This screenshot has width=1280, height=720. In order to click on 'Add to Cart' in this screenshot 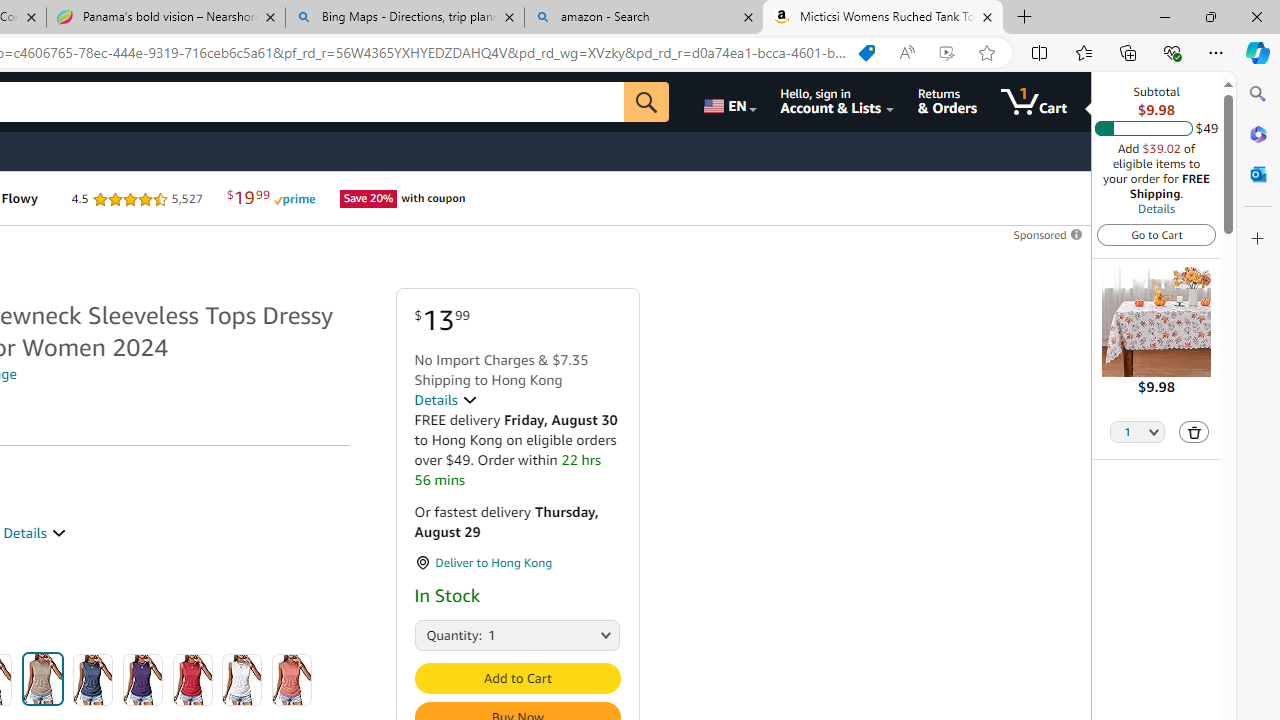, I will do `click(517, 677)`.